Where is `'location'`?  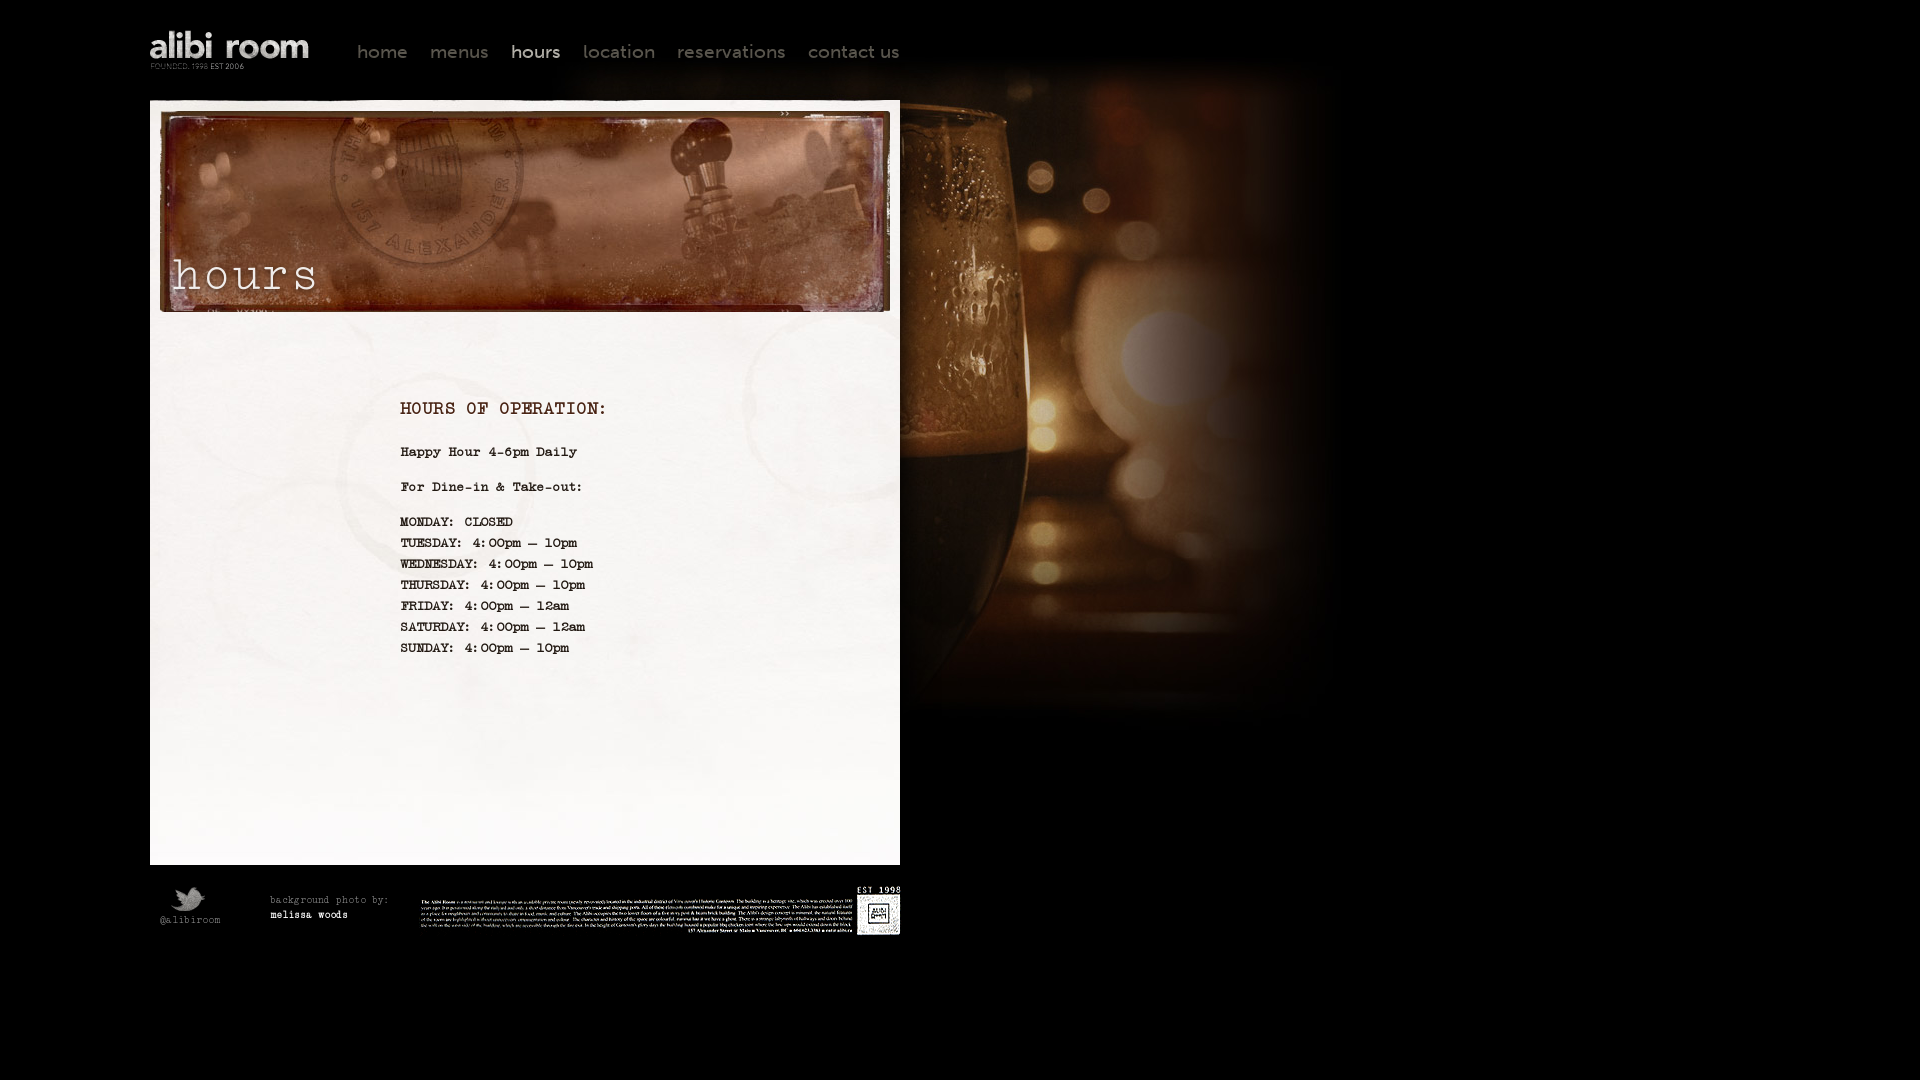
'location' is located at coordinates (581, 50).